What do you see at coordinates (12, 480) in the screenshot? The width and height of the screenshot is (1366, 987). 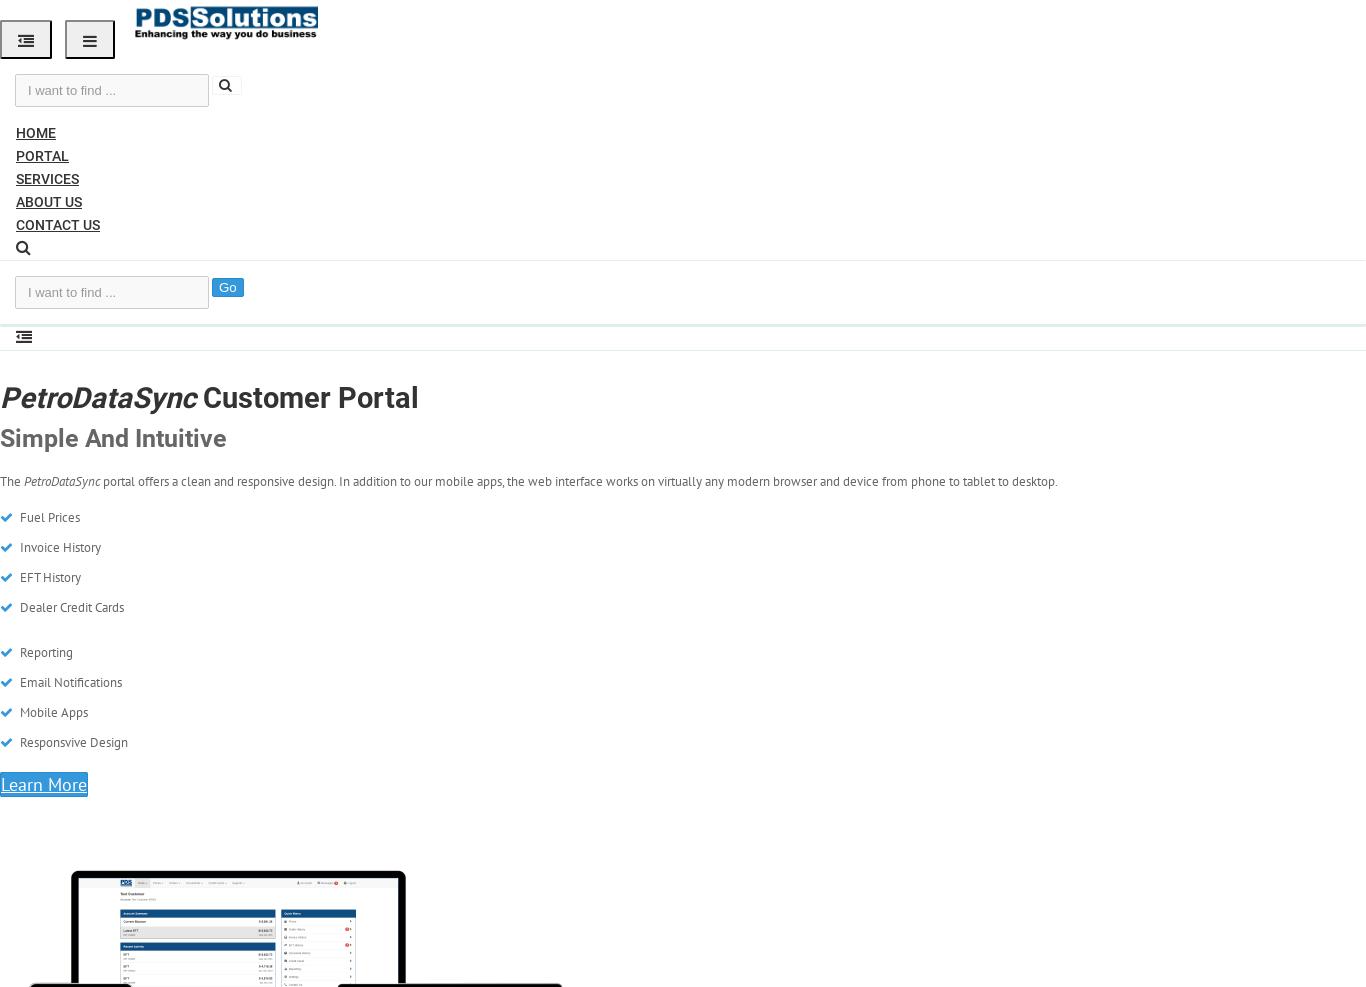 I see `'The'` at bounding box center [12, 480].